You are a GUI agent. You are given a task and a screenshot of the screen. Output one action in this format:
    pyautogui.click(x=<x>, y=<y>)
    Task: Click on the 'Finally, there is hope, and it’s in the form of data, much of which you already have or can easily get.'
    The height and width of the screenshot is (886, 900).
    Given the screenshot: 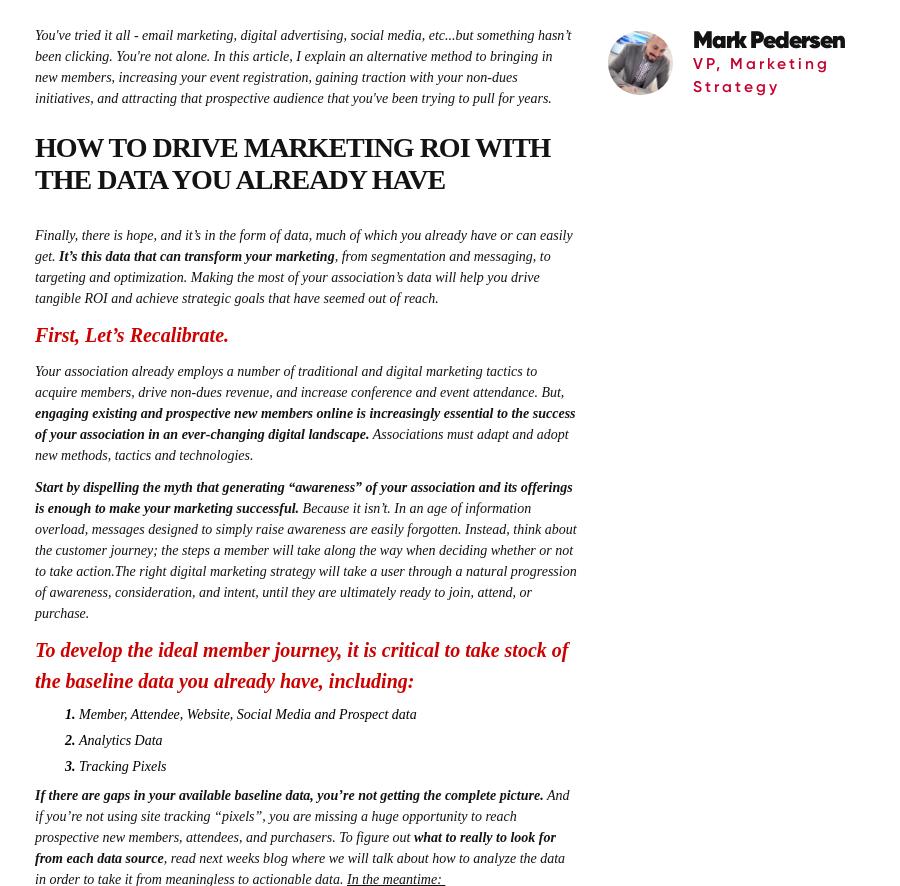 What is the action you would take?
    pyautogui.click(x=302, y=243)
    